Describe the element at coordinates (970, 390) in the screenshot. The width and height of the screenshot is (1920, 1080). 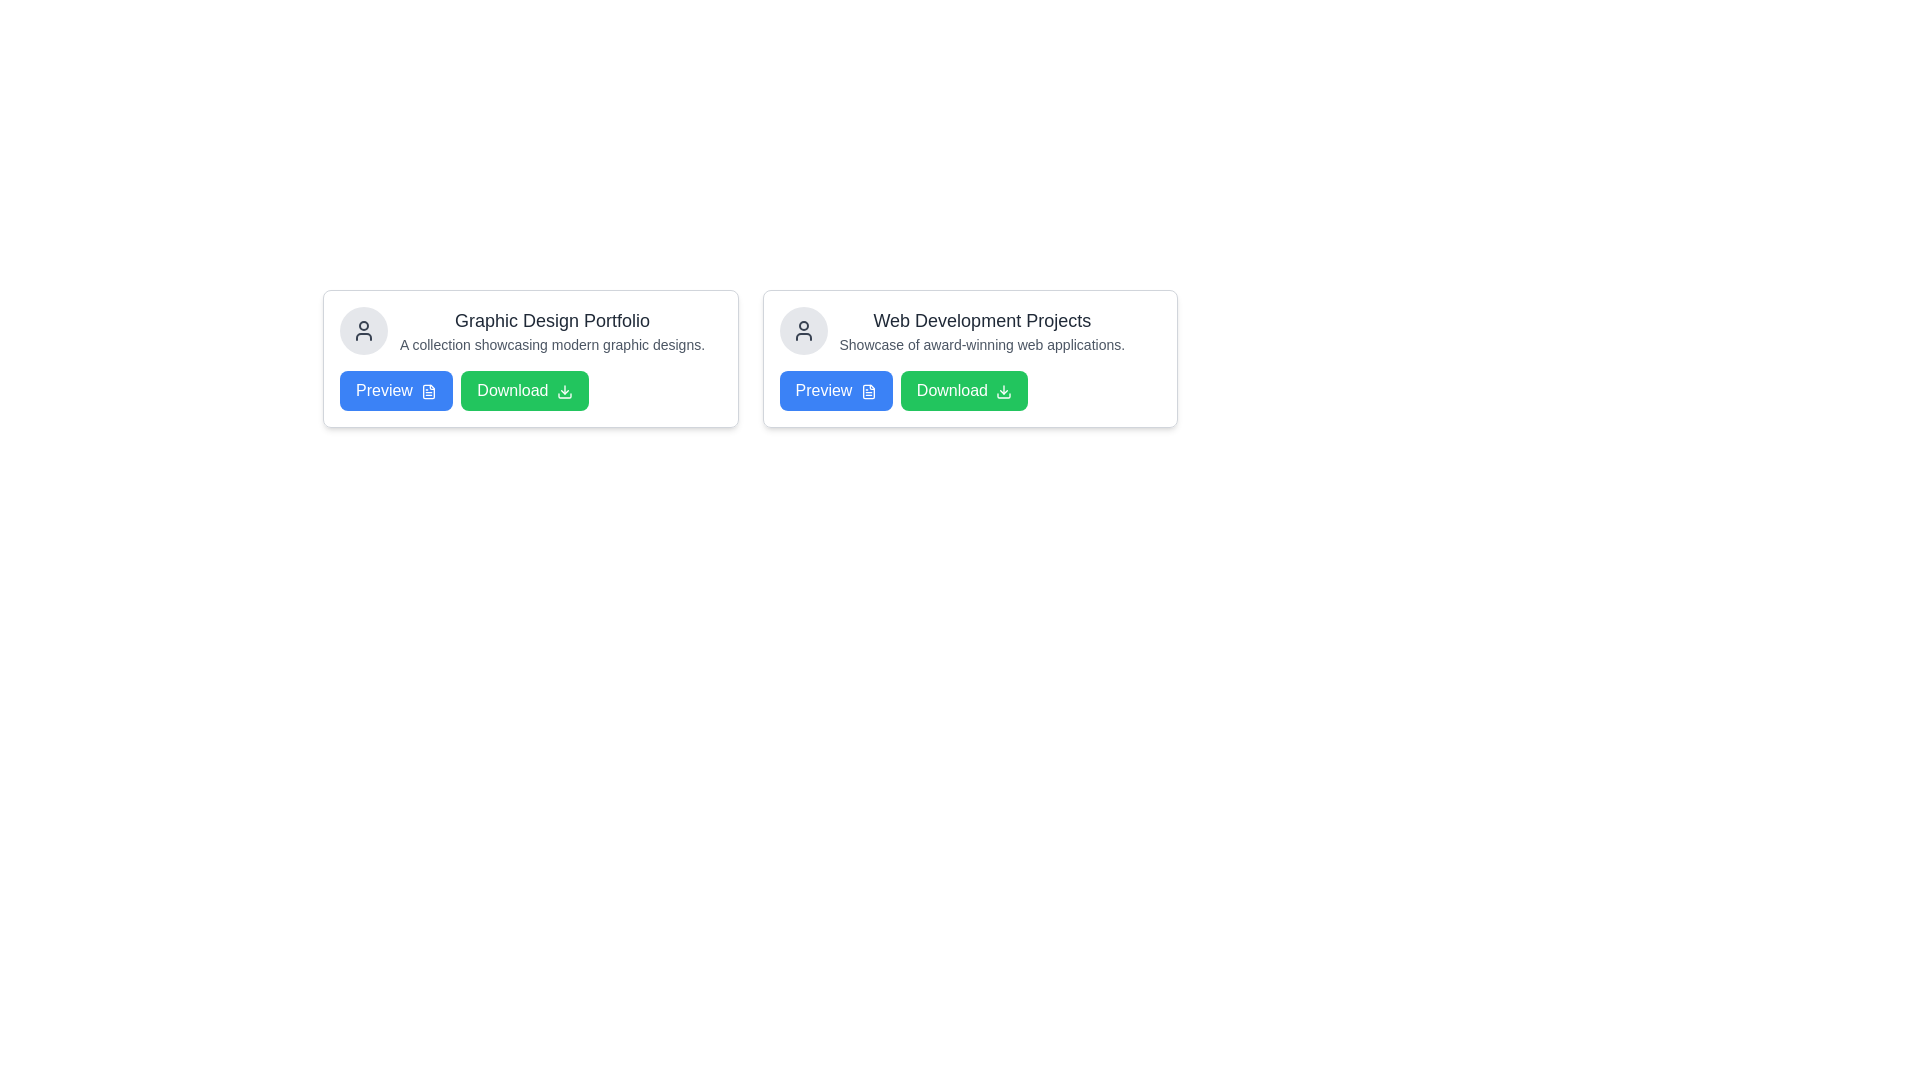
I see `the 'Download' button located to the right of the 'Preview' button within the second card titled 'Web Development Projects' to initiate the download action` at that location.